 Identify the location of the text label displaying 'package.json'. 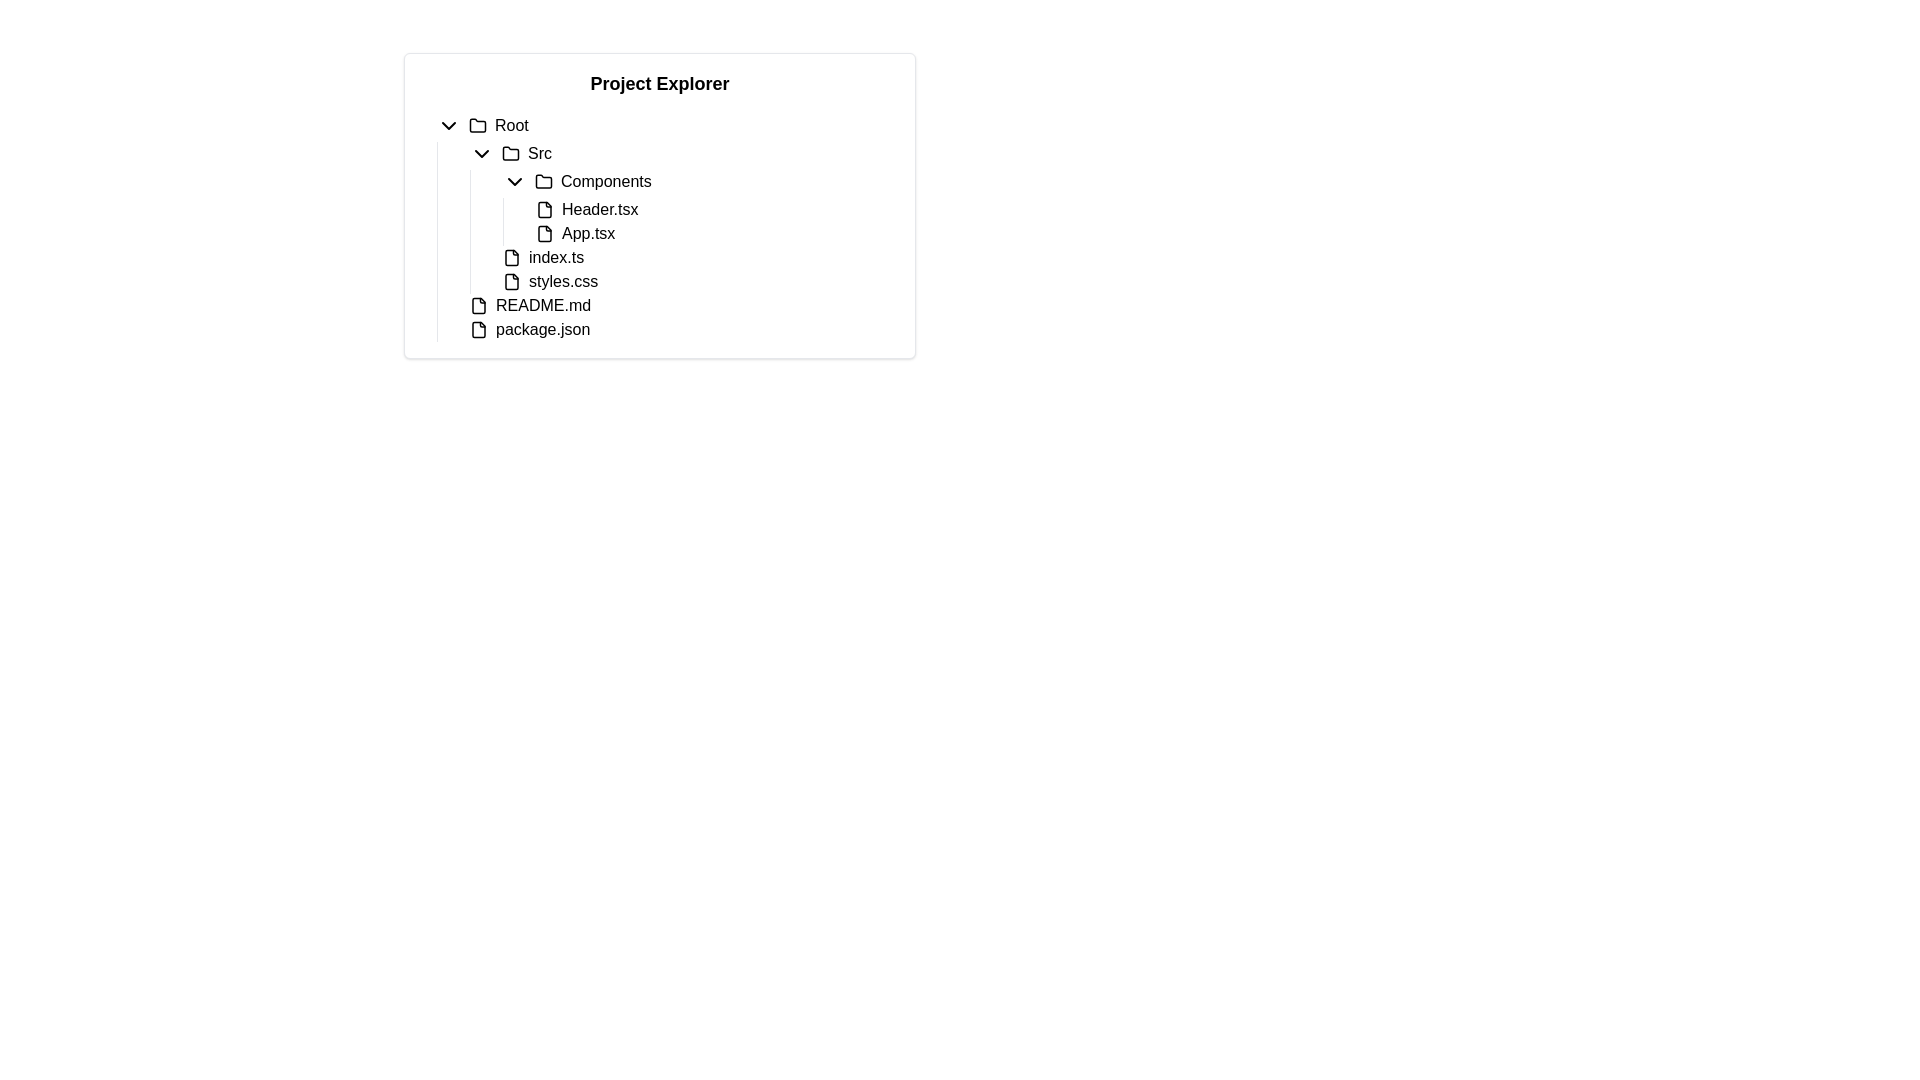
(543, 329).